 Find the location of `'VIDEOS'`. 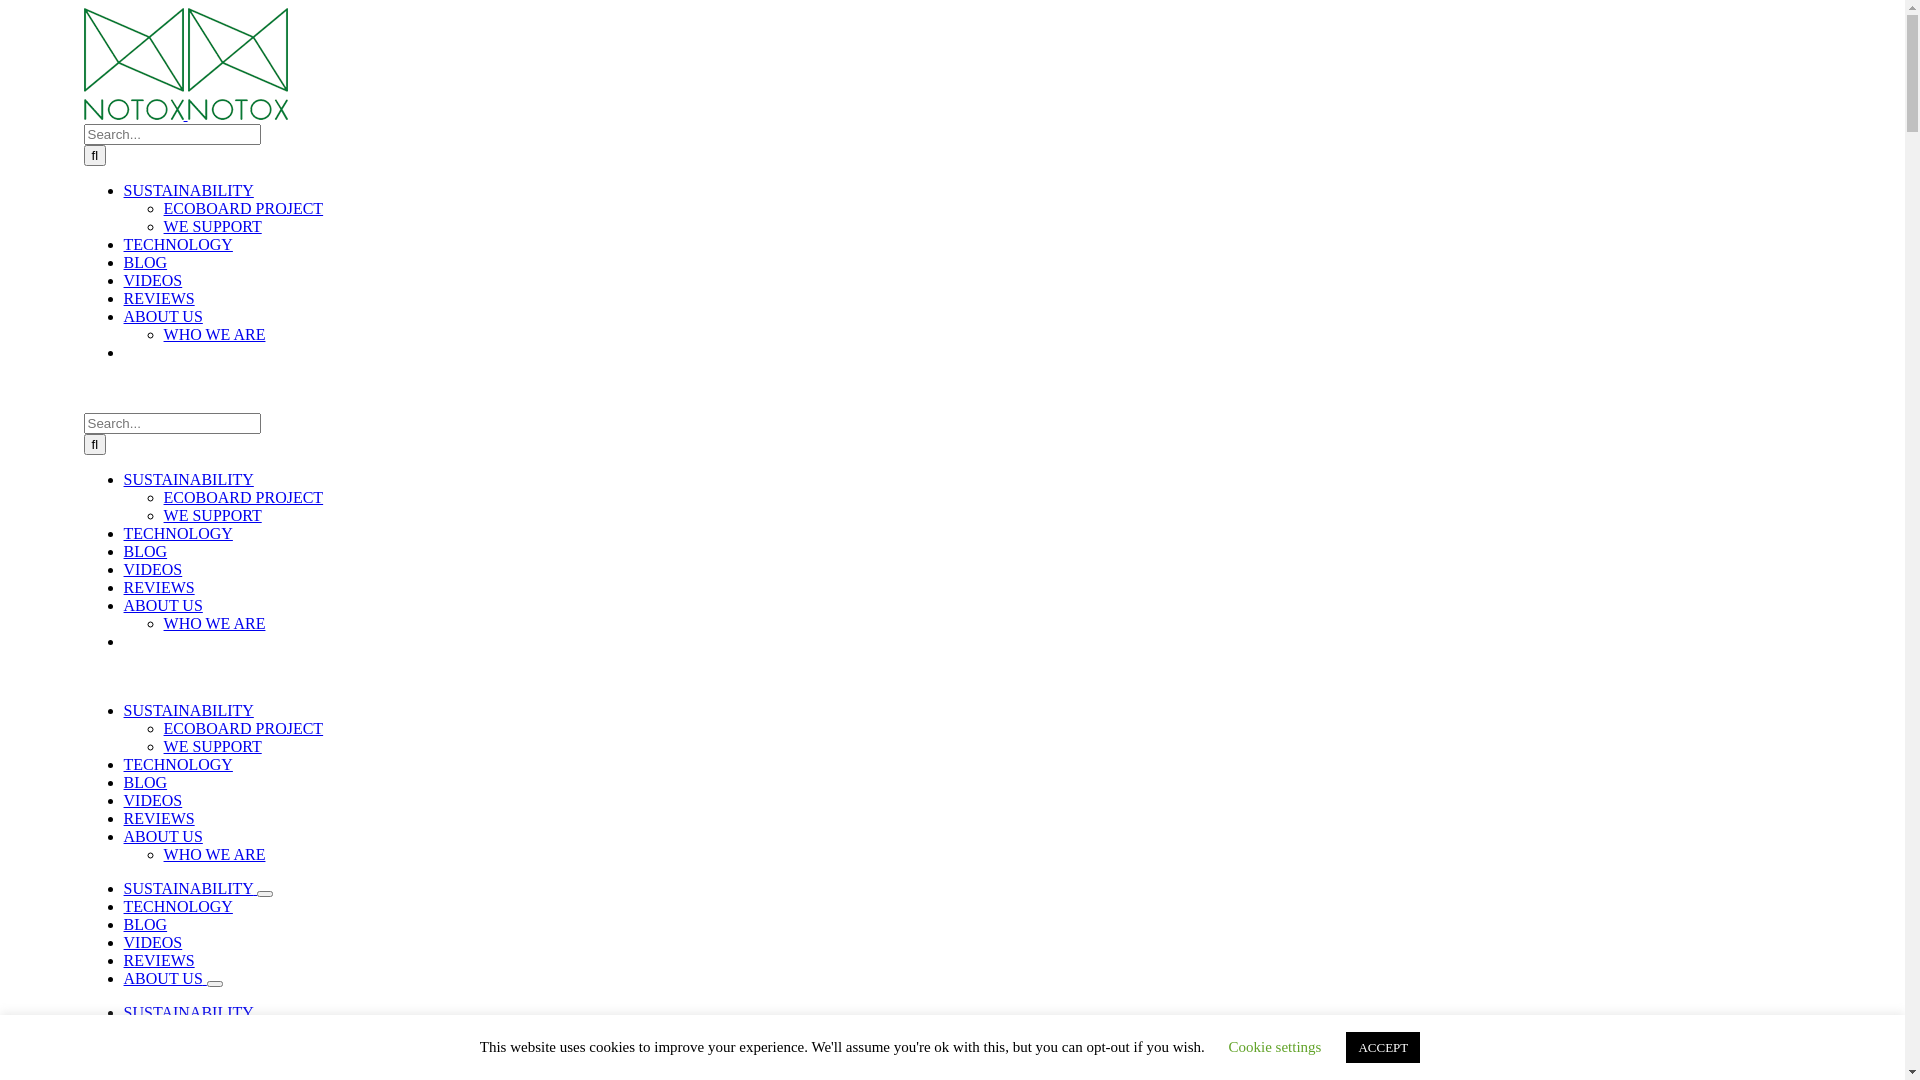

'VIDEOS' is located at coordinates (123, 280).